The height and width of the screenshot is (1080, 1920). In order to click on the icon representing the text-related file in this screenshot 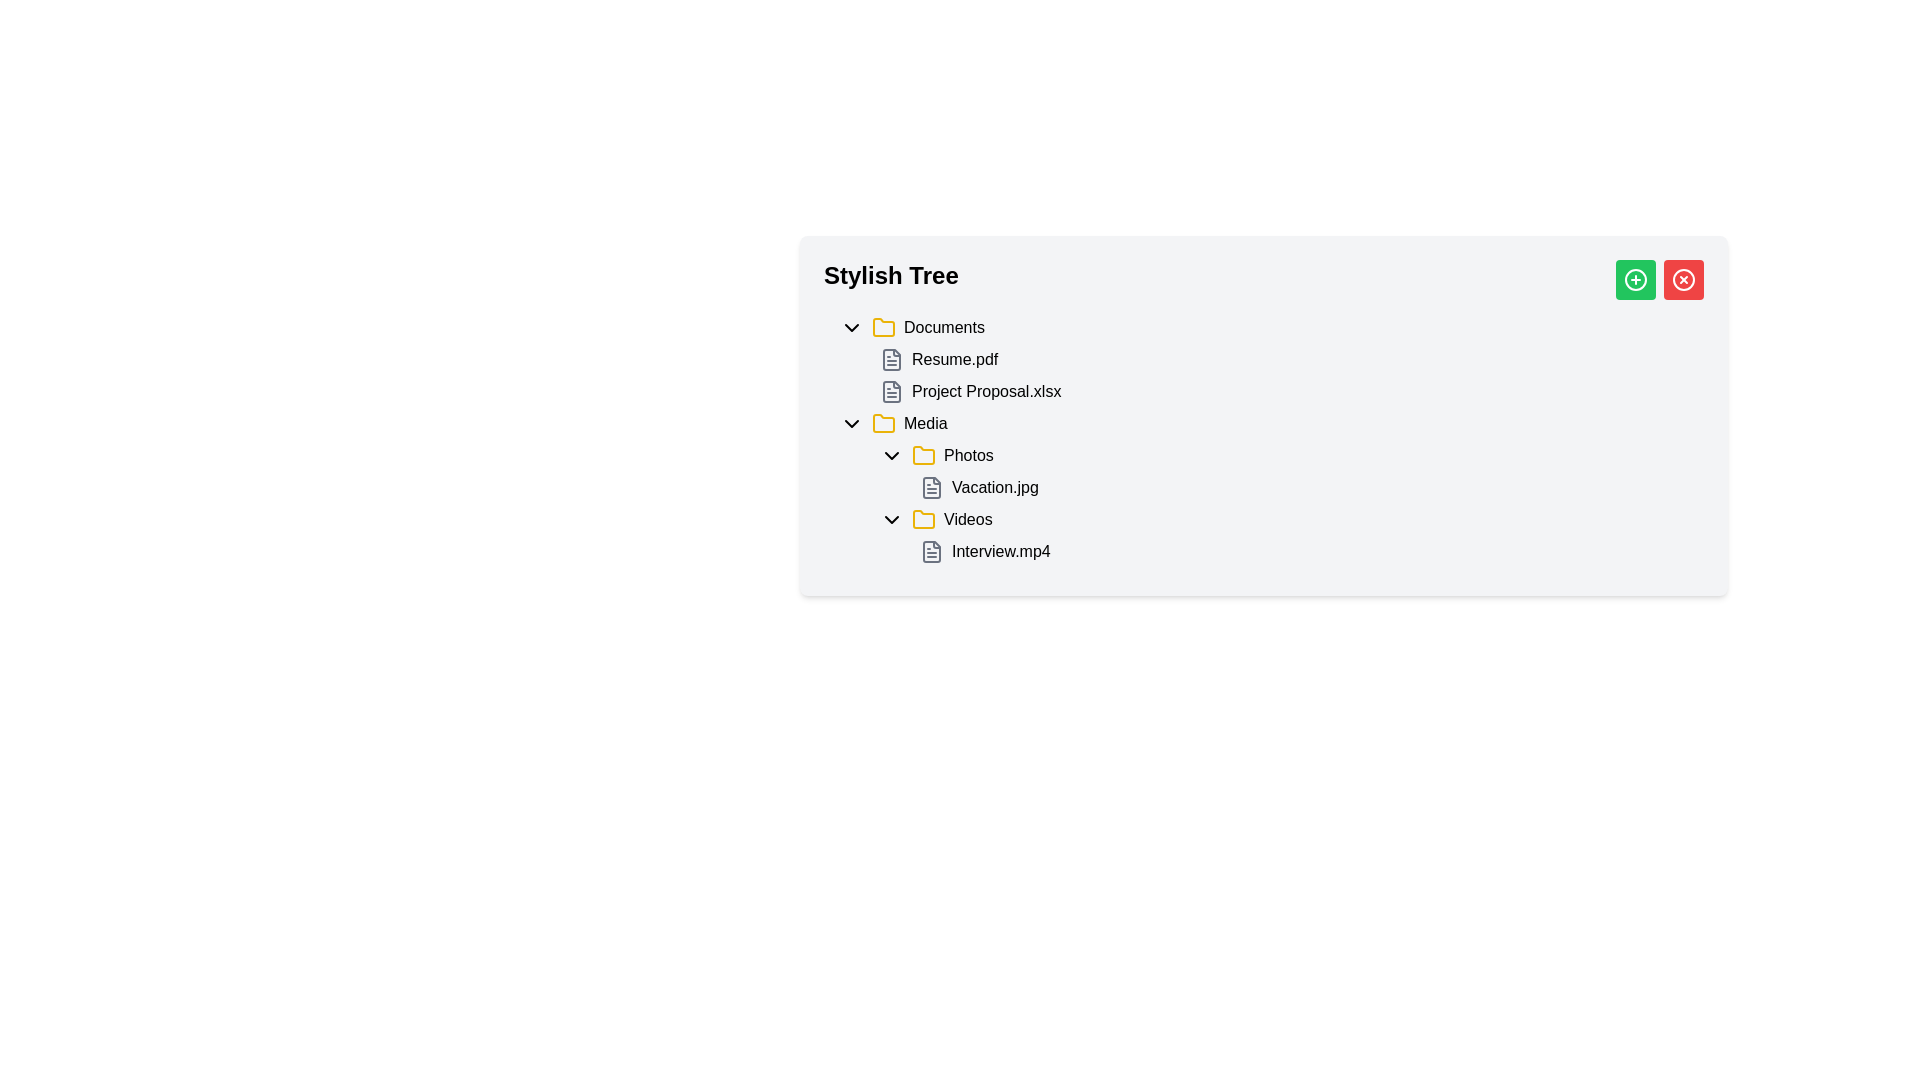, I will do `click(930, 488)`.